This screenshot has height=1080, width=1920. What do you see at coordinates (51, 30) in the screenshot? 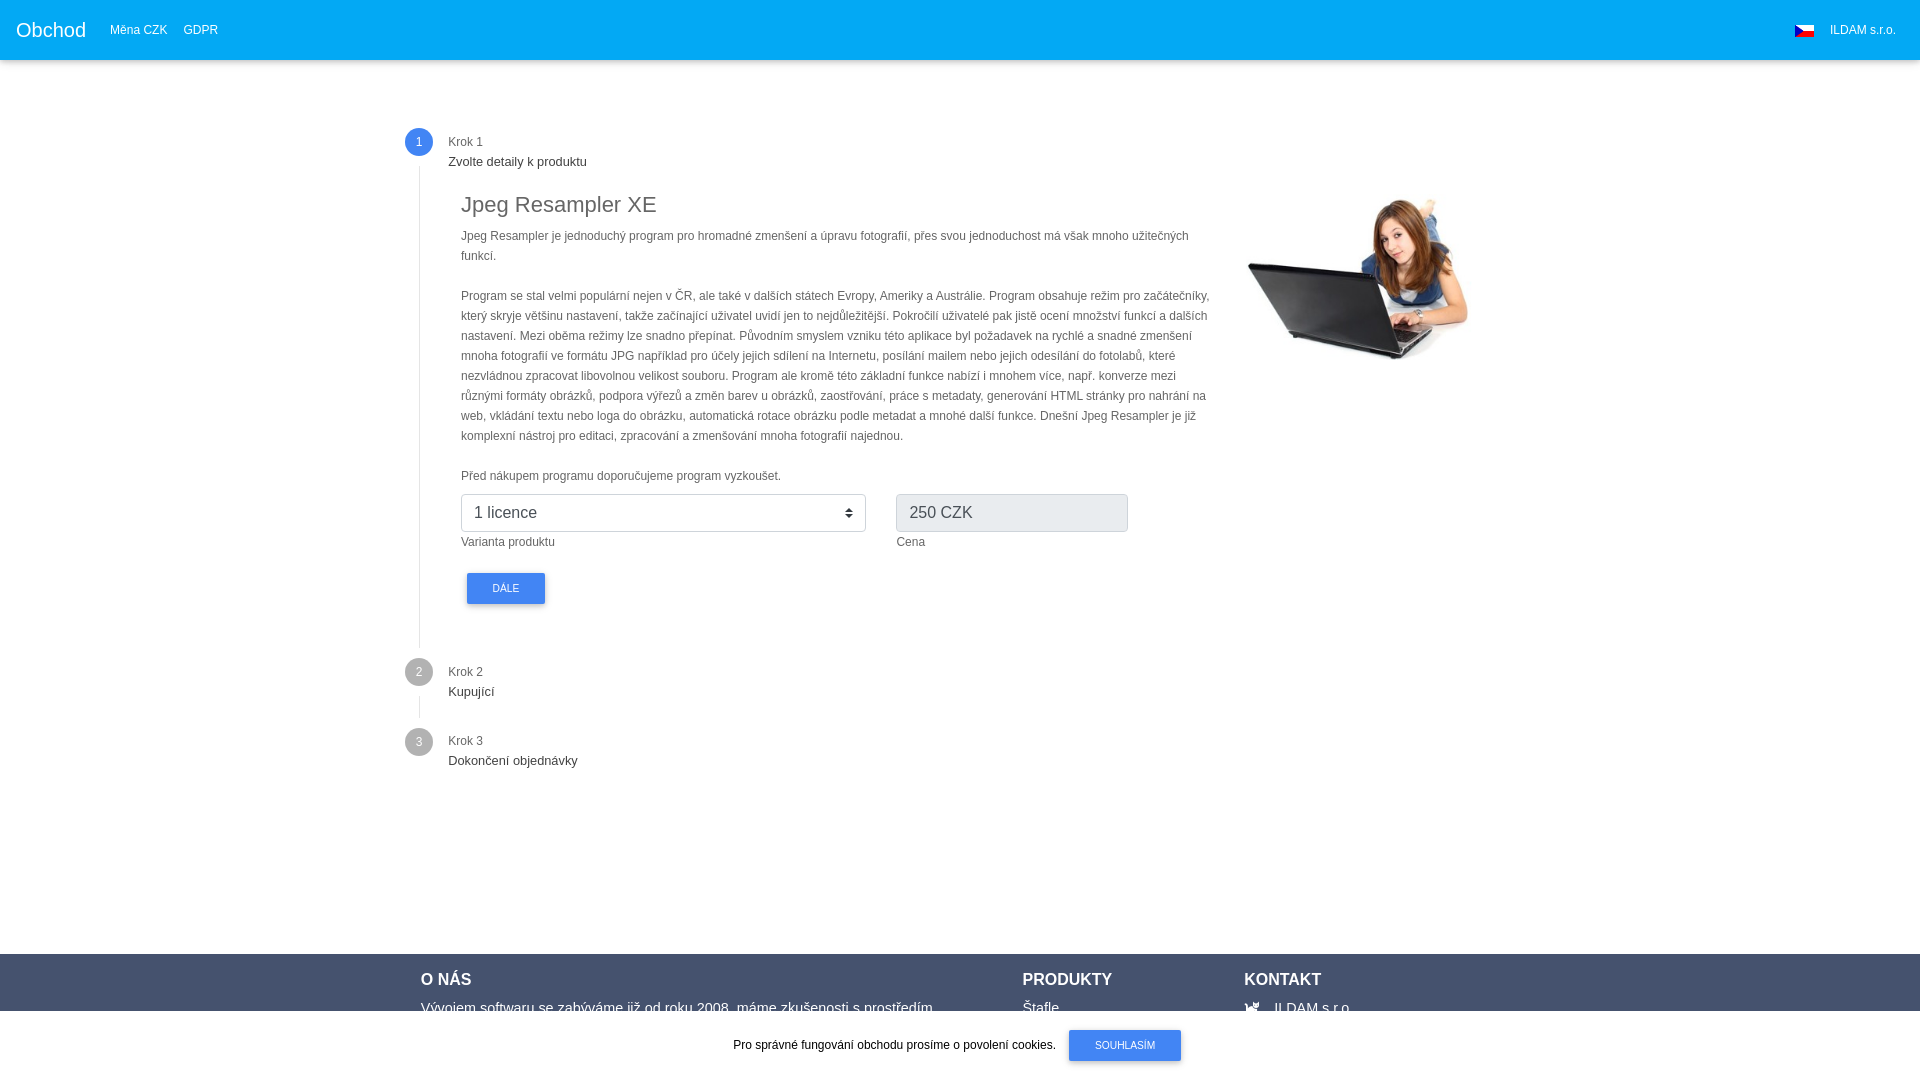
I see `'Obchod'` at bounding box center [51, 30].